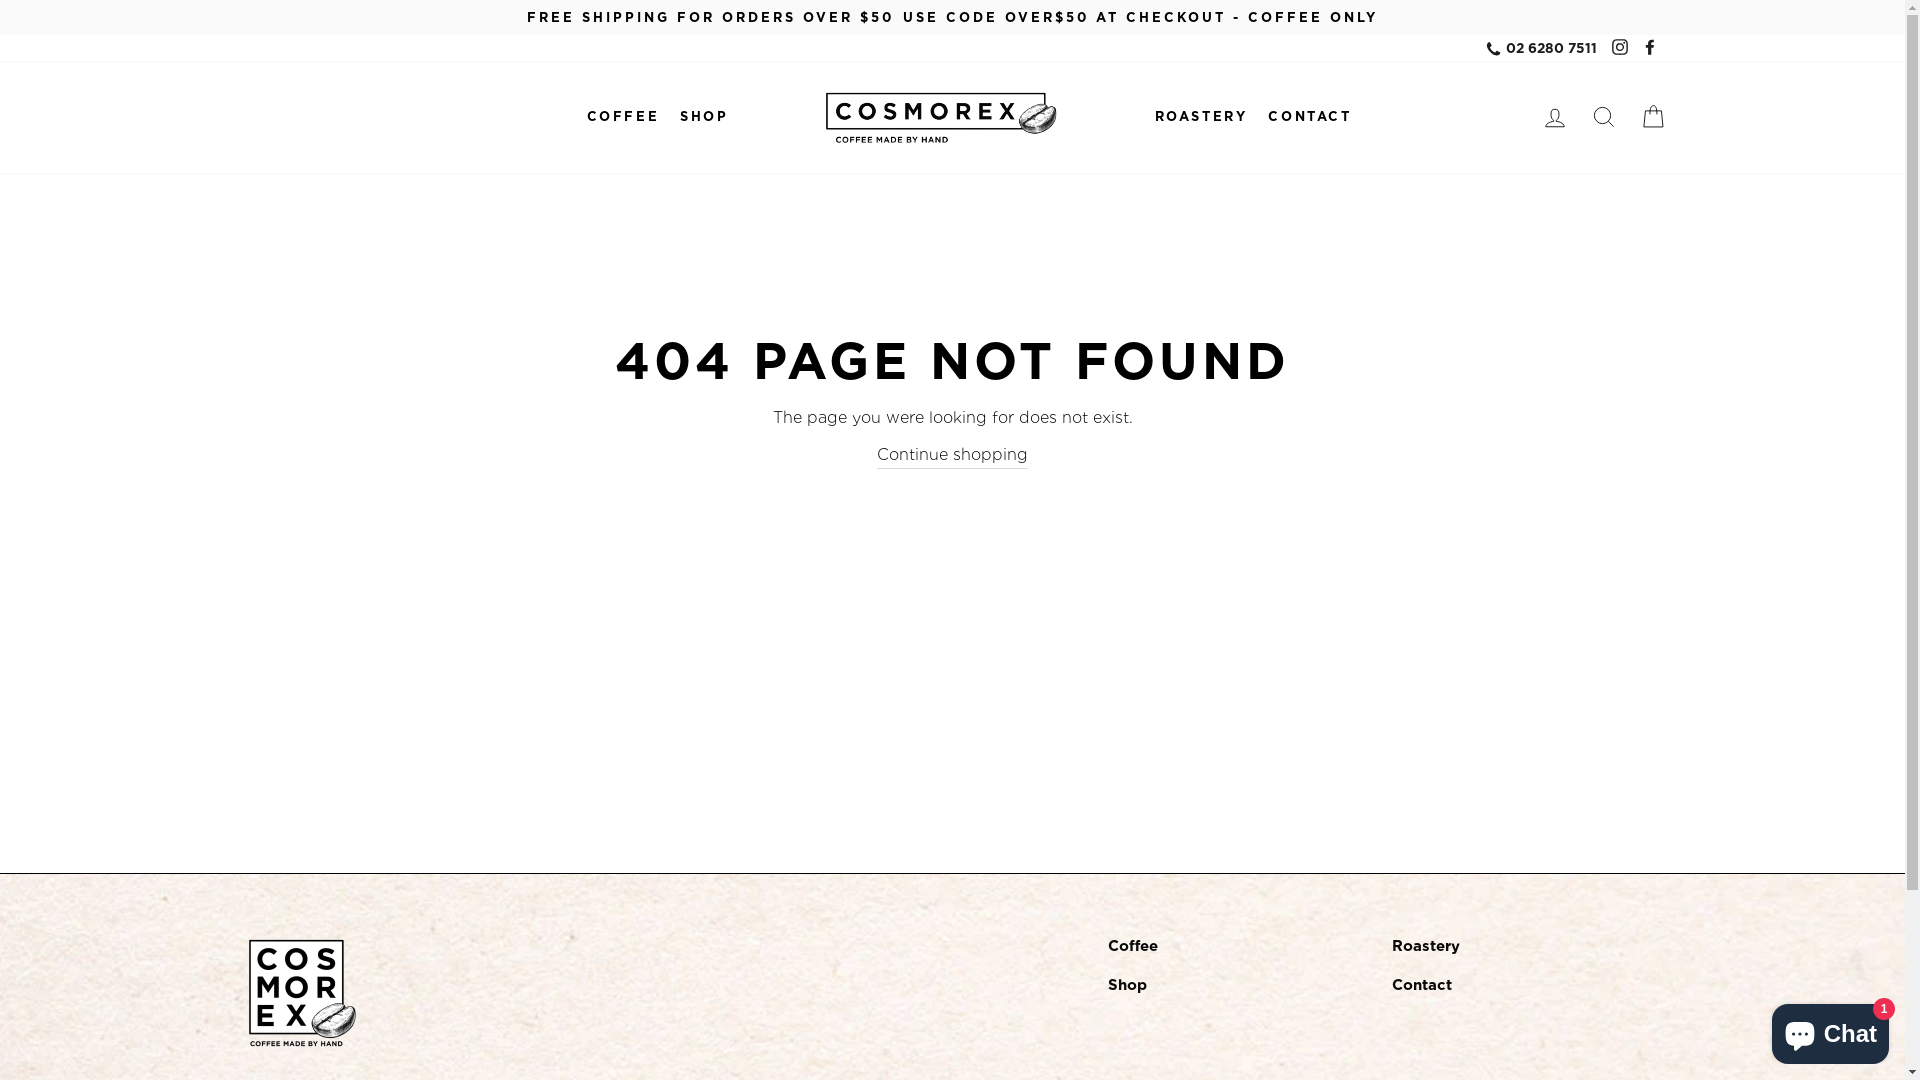 This screenshot has width=1920, height=1080. What do you see at coordinates (0, 0) in the screenshot?
I see `'Skip to content'` at bounding box center [0, 0].